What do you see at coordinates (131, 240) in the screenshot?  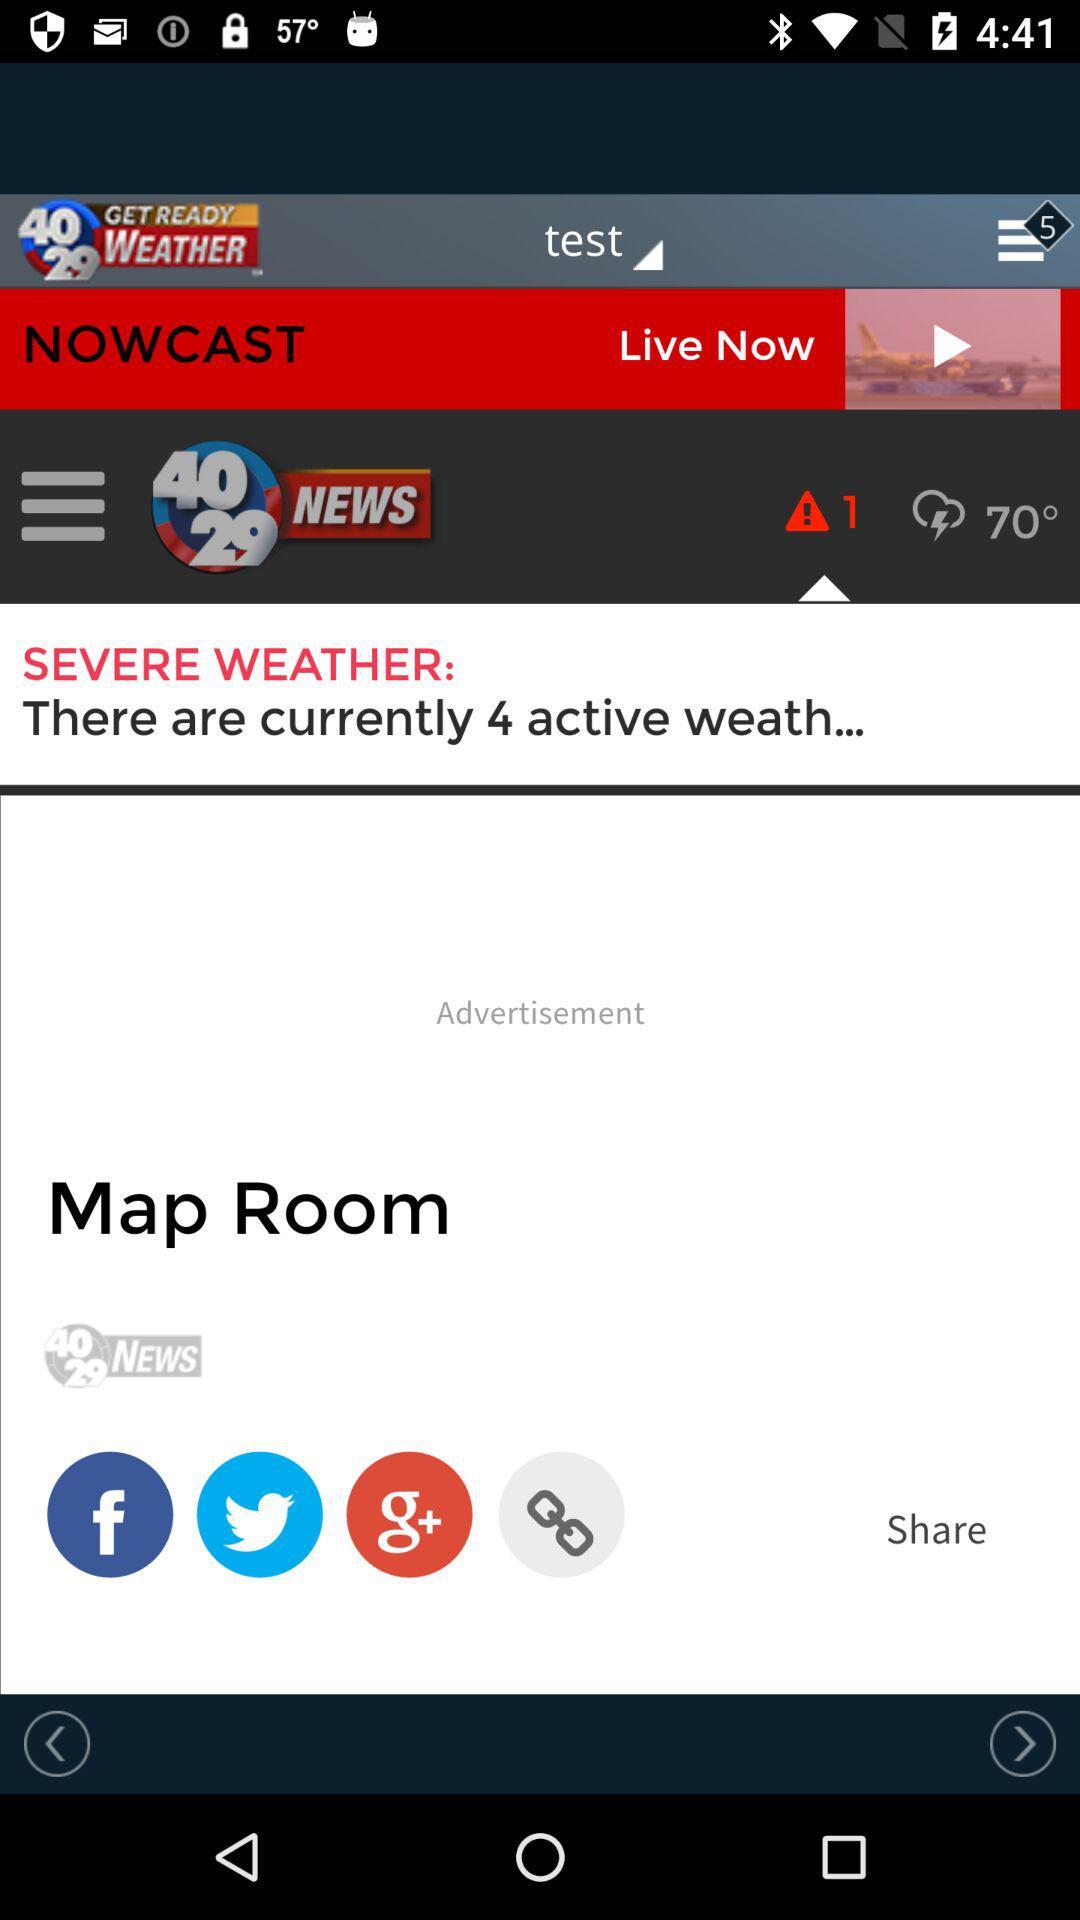 I see `home page` at bounding box center [131, 240].